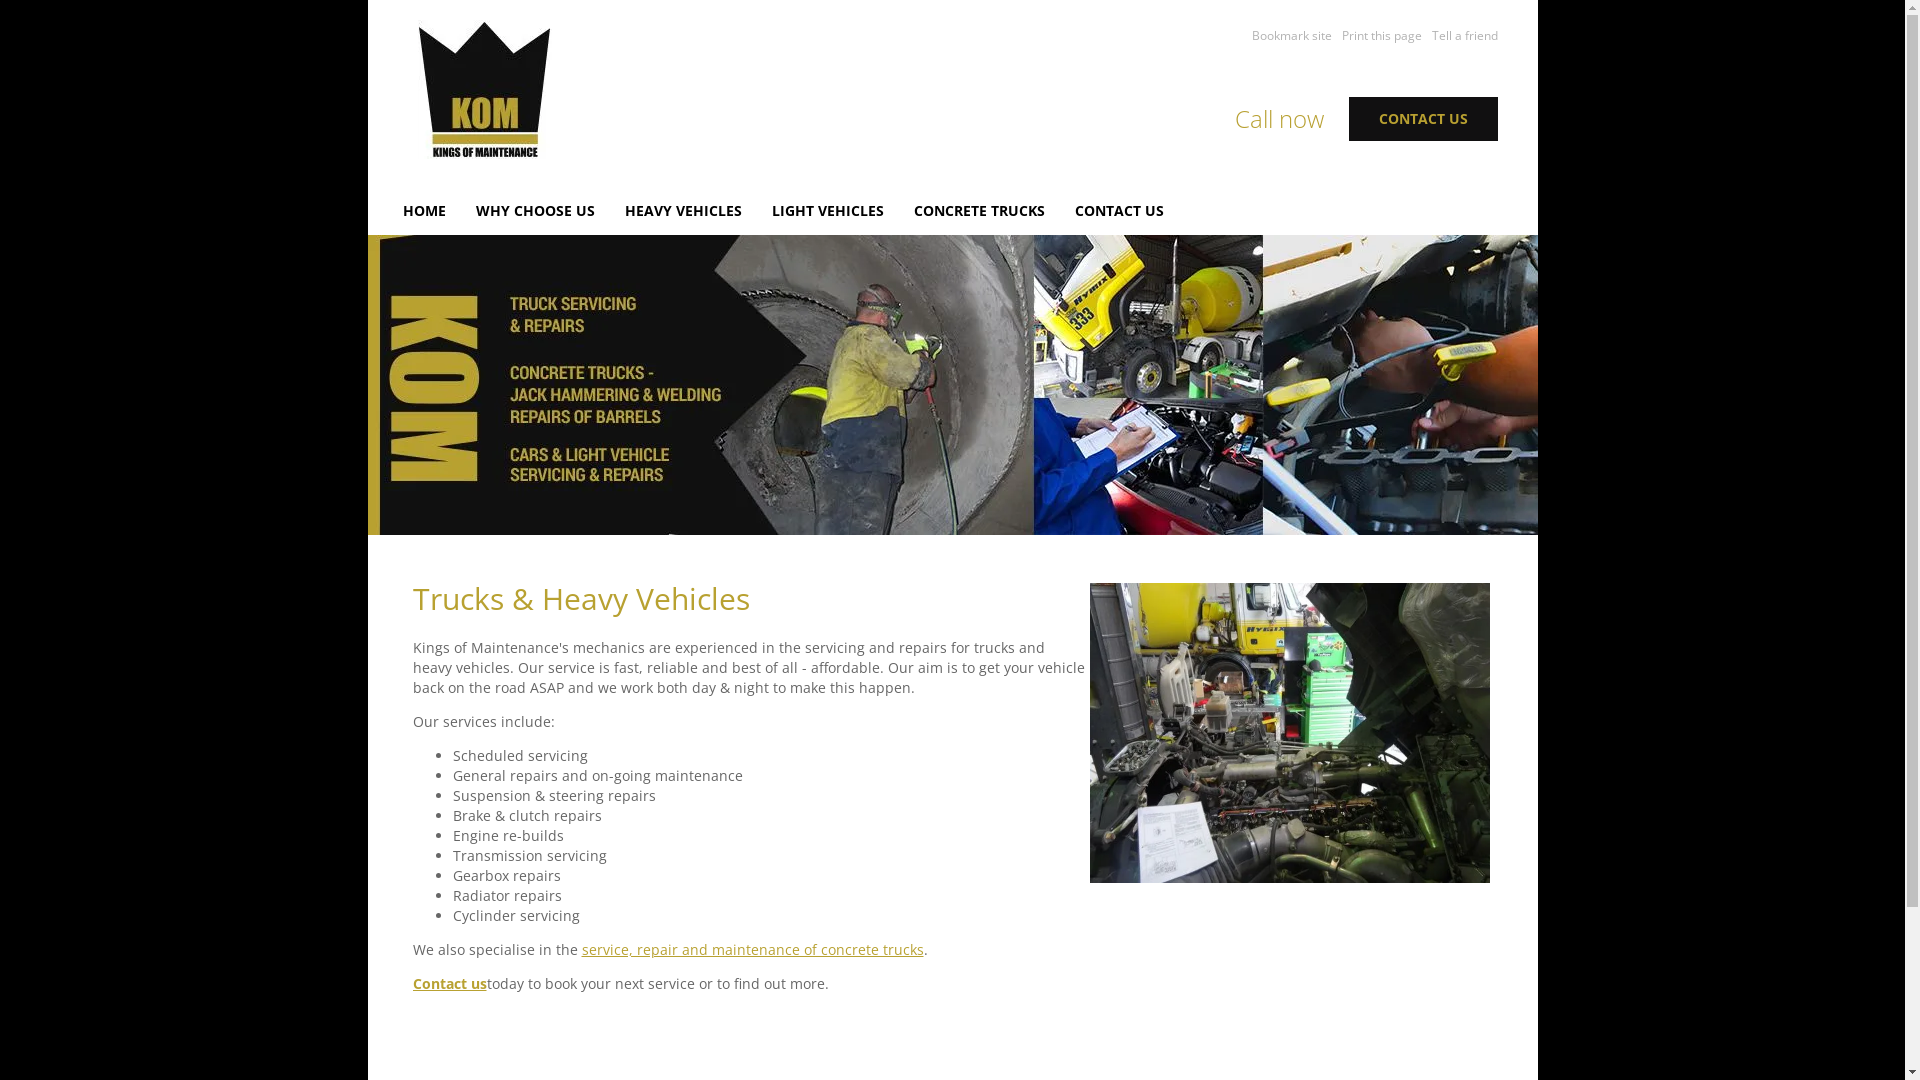  I want to click on 'CONTACT US', so click(1421, 119).